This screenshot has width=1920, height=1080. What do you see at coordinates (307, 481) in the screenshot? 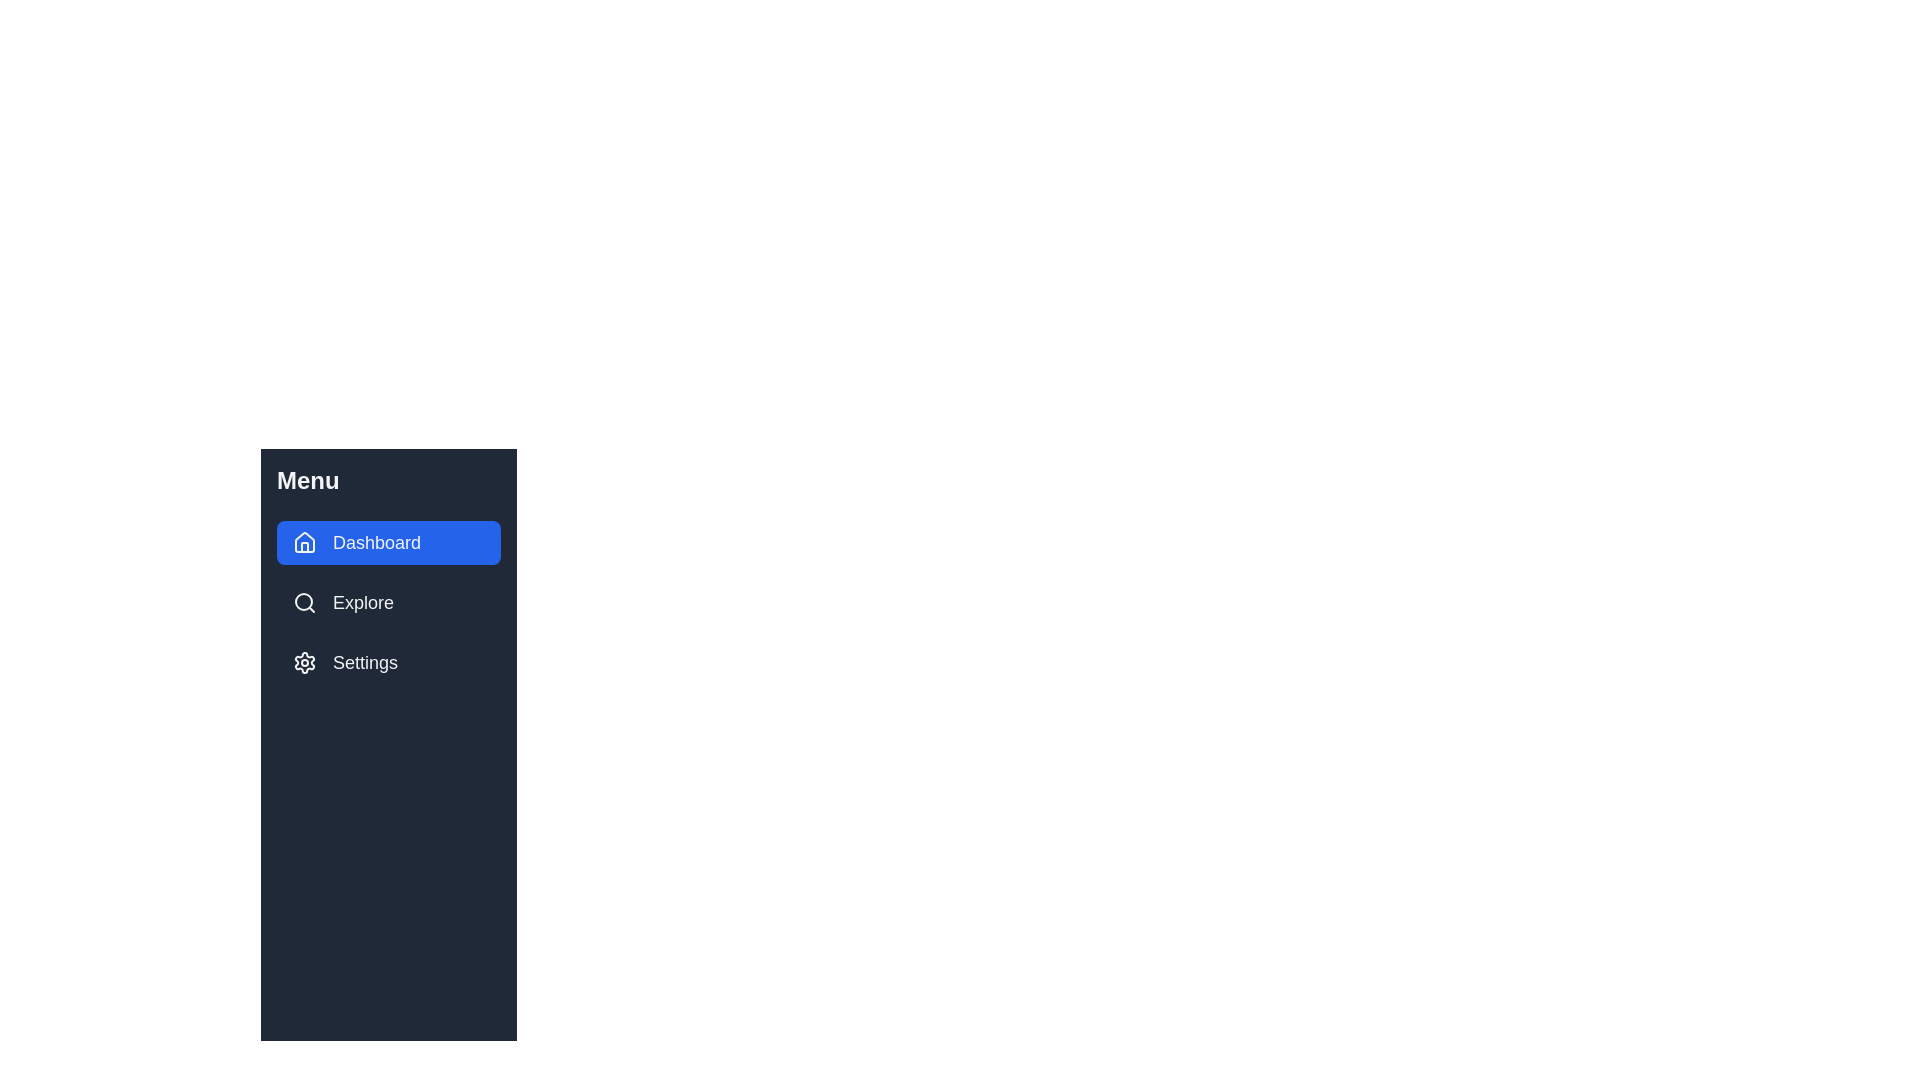
I see `the title text label of the sidebar navigation panel, which is located at the topmost position above the interactive items such as 'Dashboard', 'Explore', and 'Settings'` at bounding box center [307, 481].